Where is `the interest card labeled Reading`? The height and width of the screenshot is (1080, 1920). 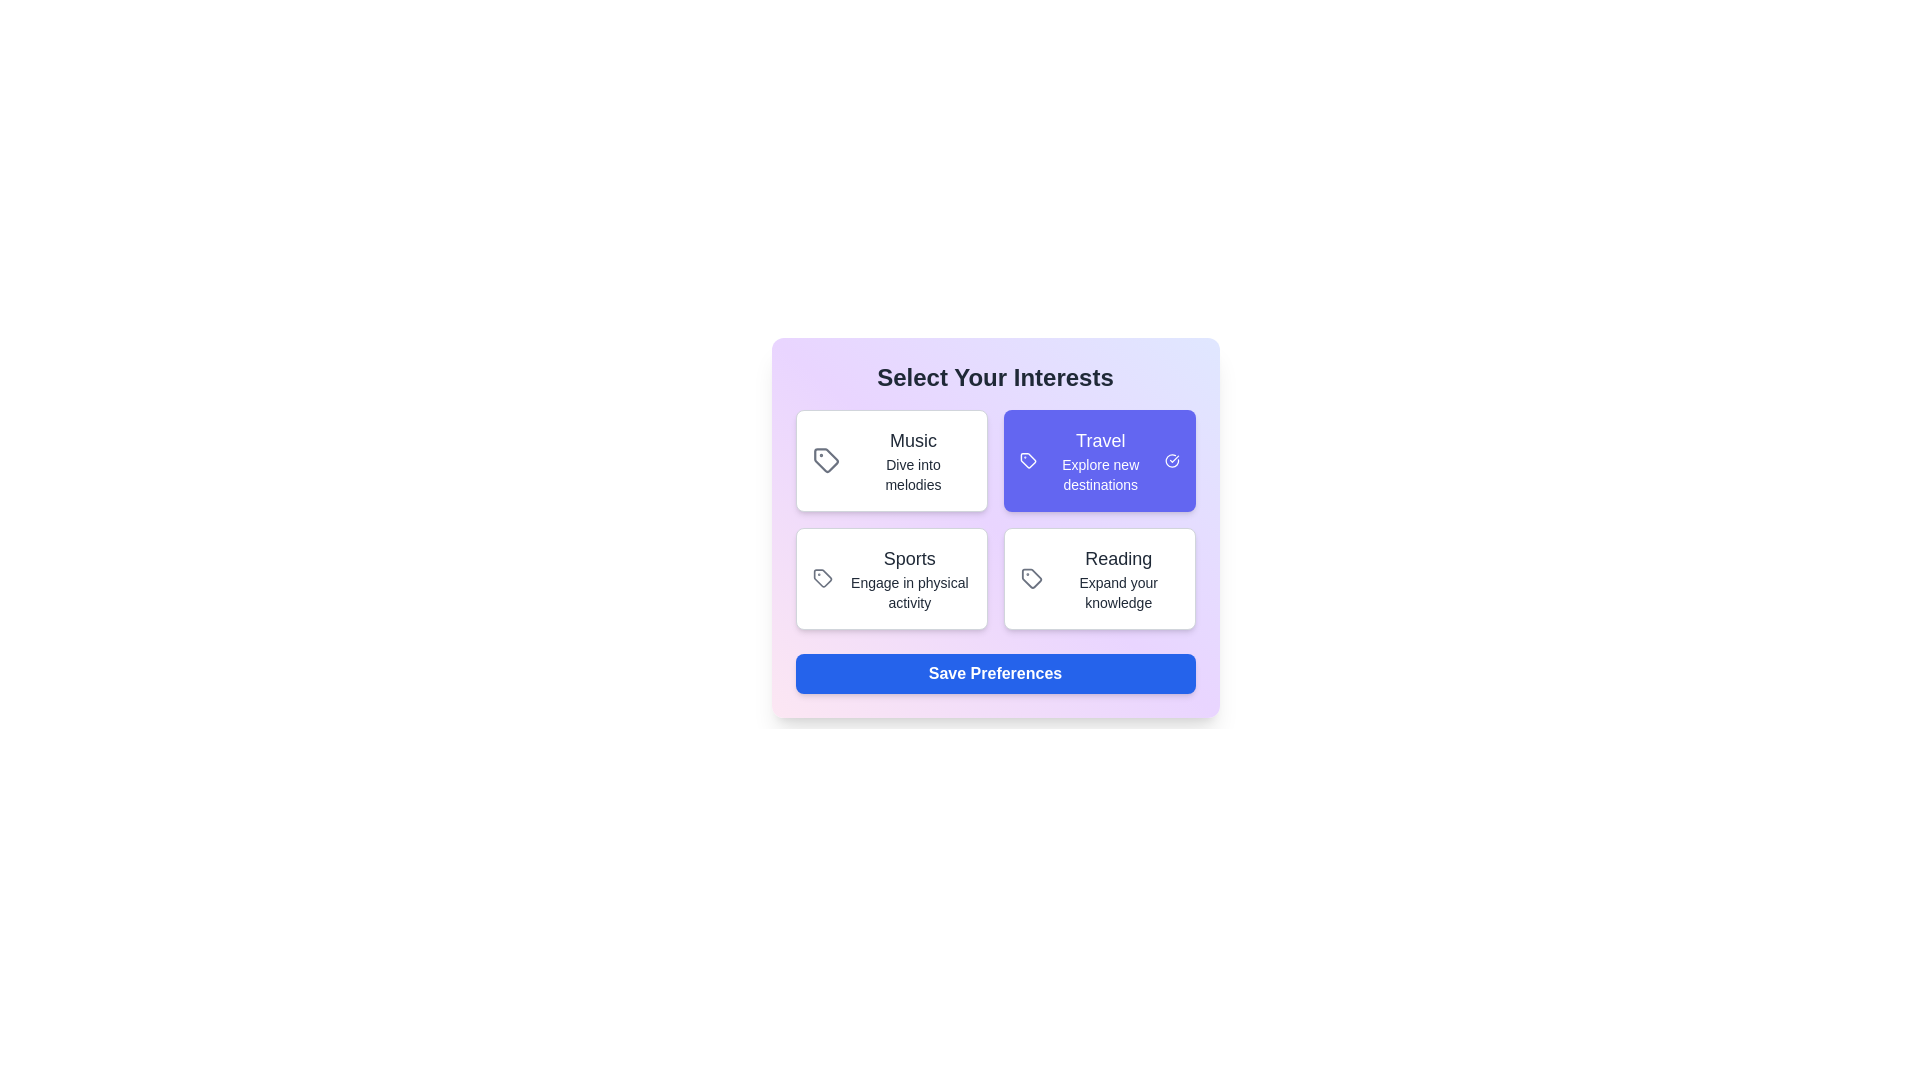 the interest card labeled Reading is located at coordinates (1098, 578).